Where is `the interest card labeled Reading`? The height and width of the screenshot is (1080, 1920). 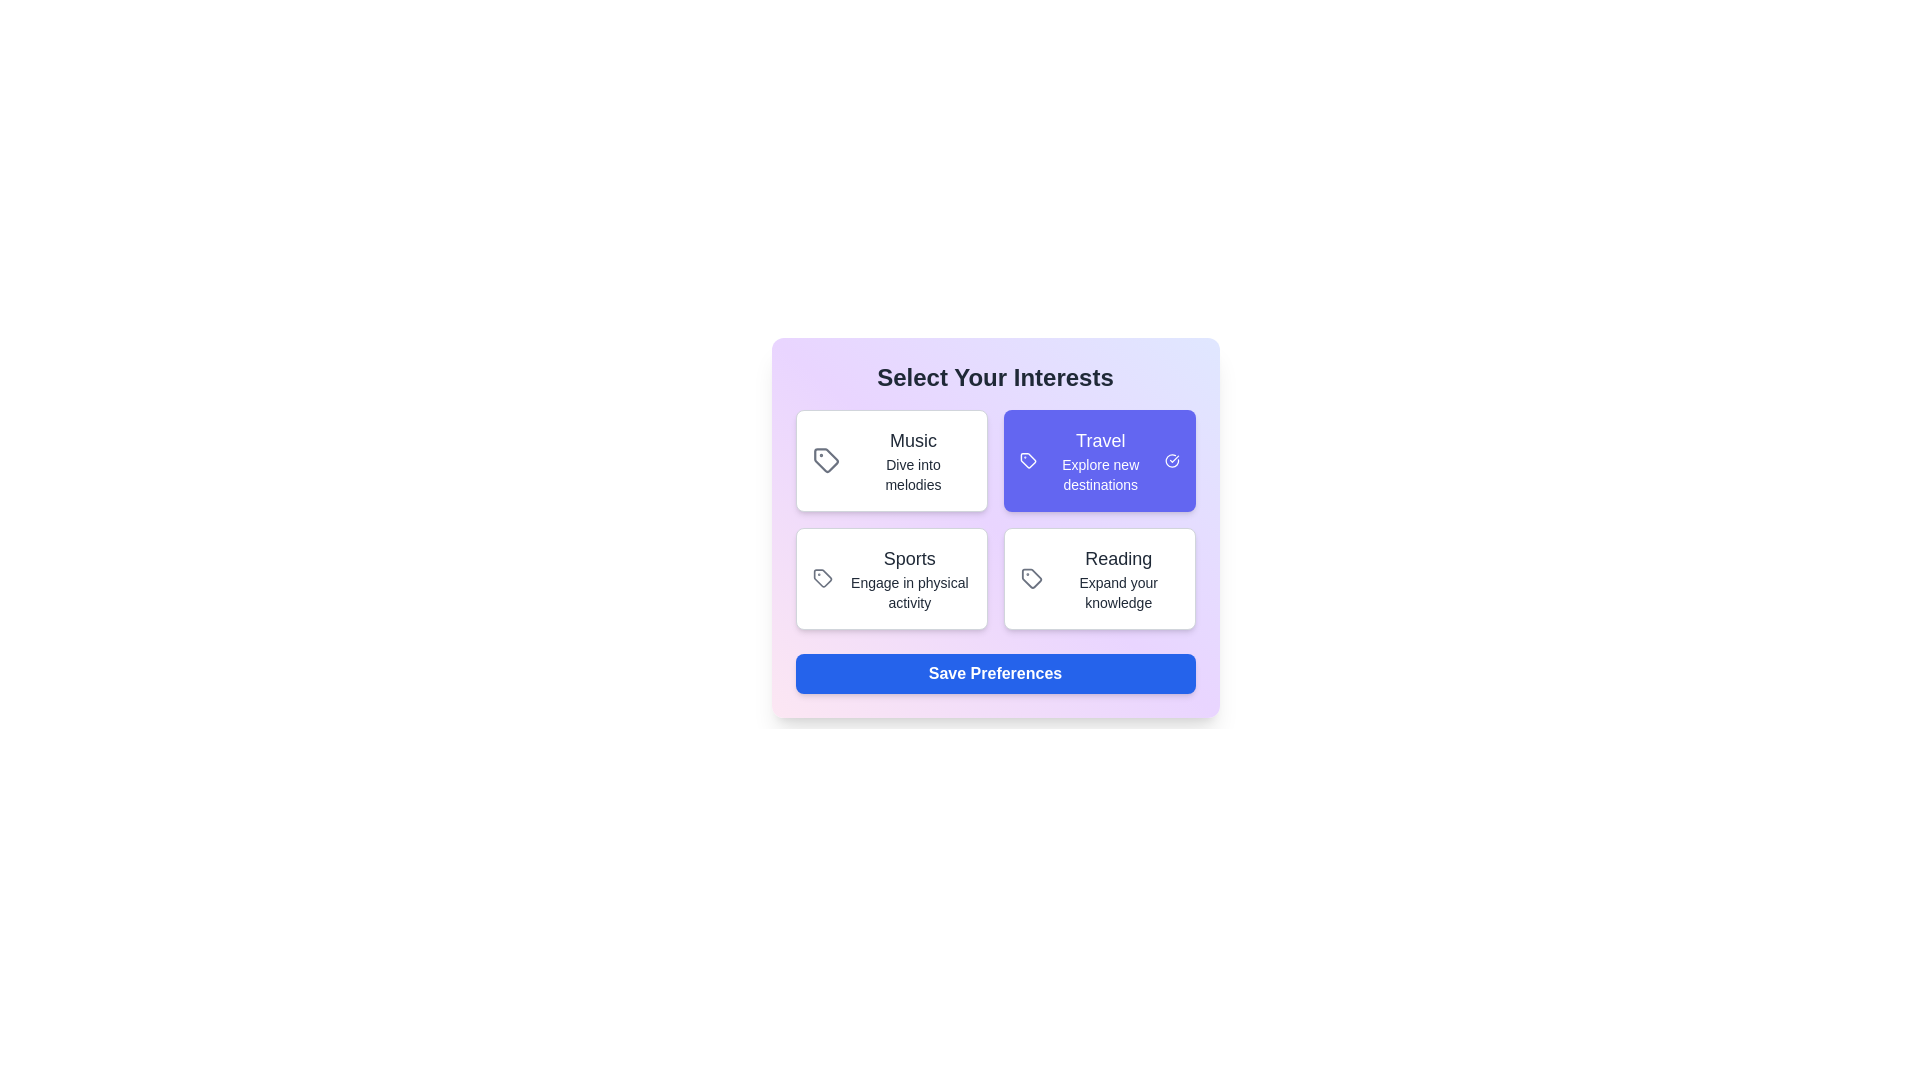 the interest card labeled Reading is located at coordinates (1098, 578).